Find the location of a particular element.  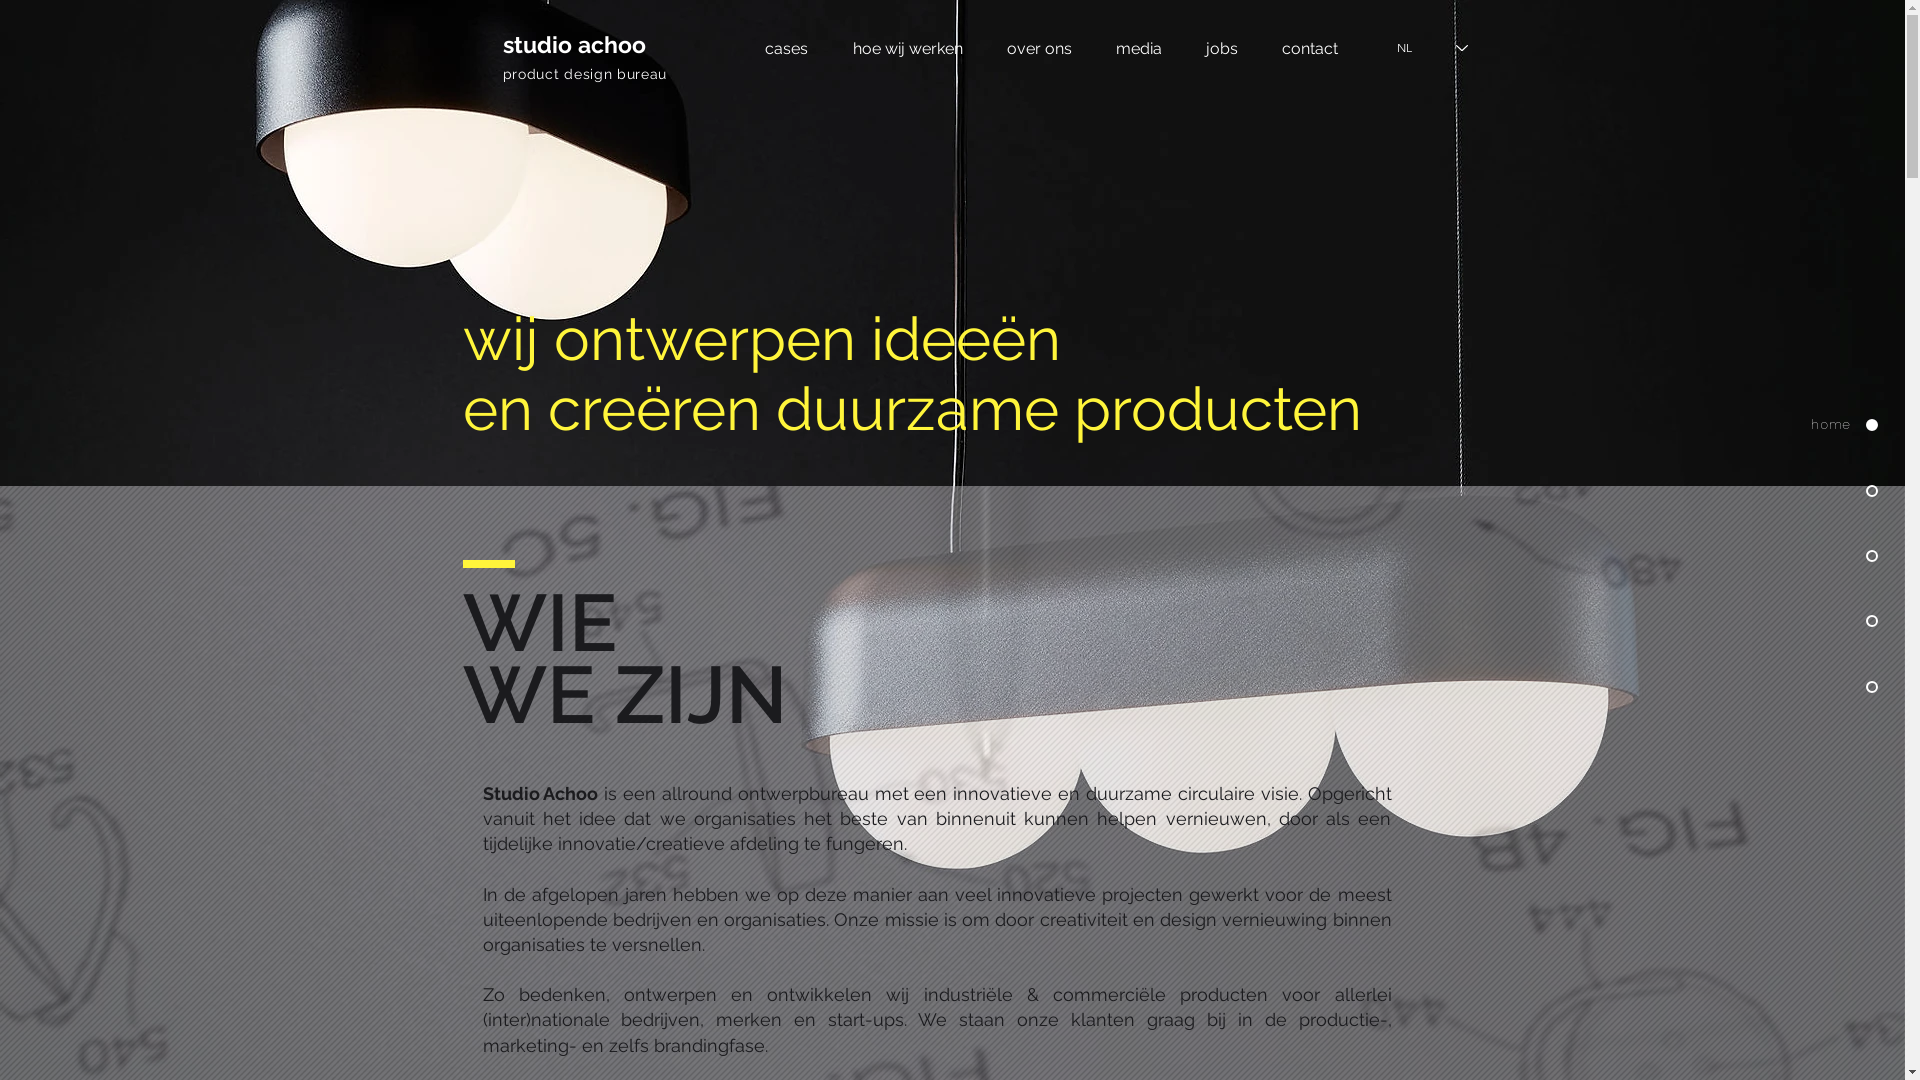

'home' is located at coordinates (1749, 424).